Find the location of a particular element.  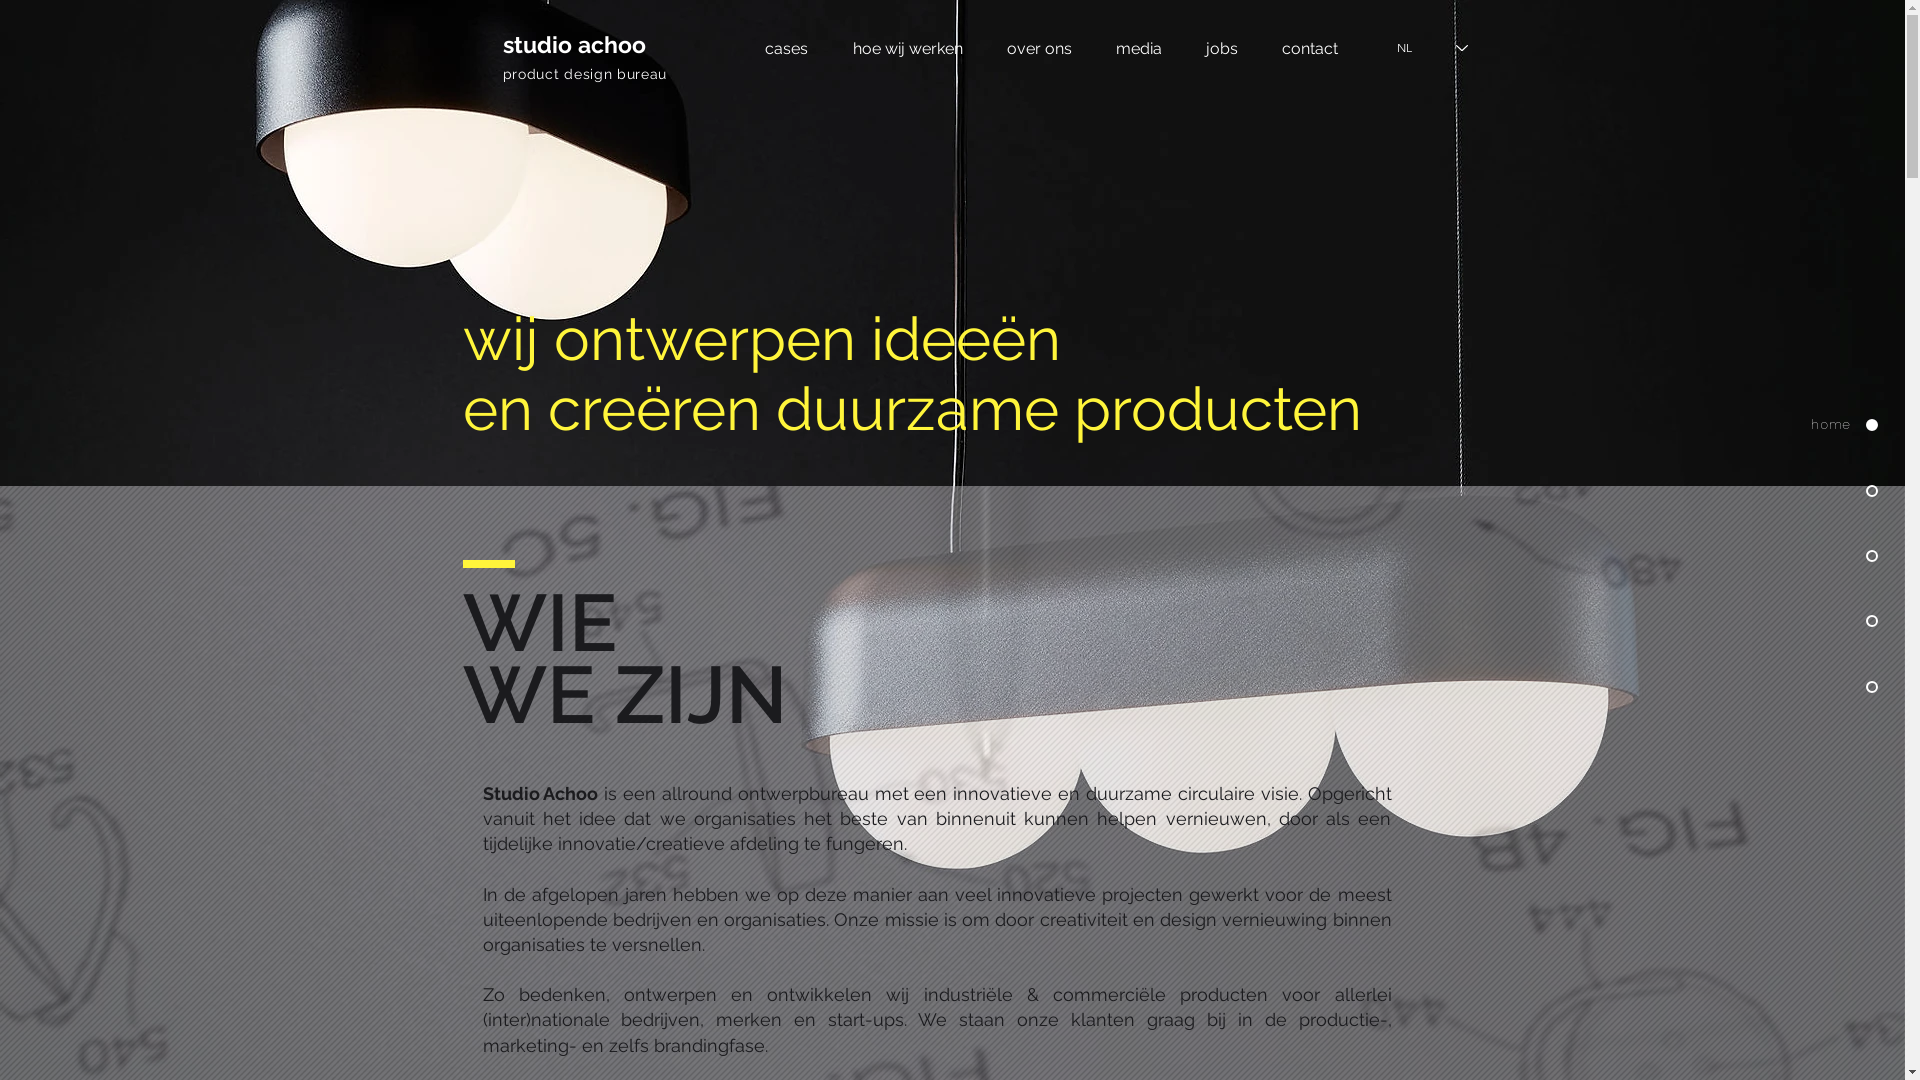

'home' is located at coordinates (1749, 424).